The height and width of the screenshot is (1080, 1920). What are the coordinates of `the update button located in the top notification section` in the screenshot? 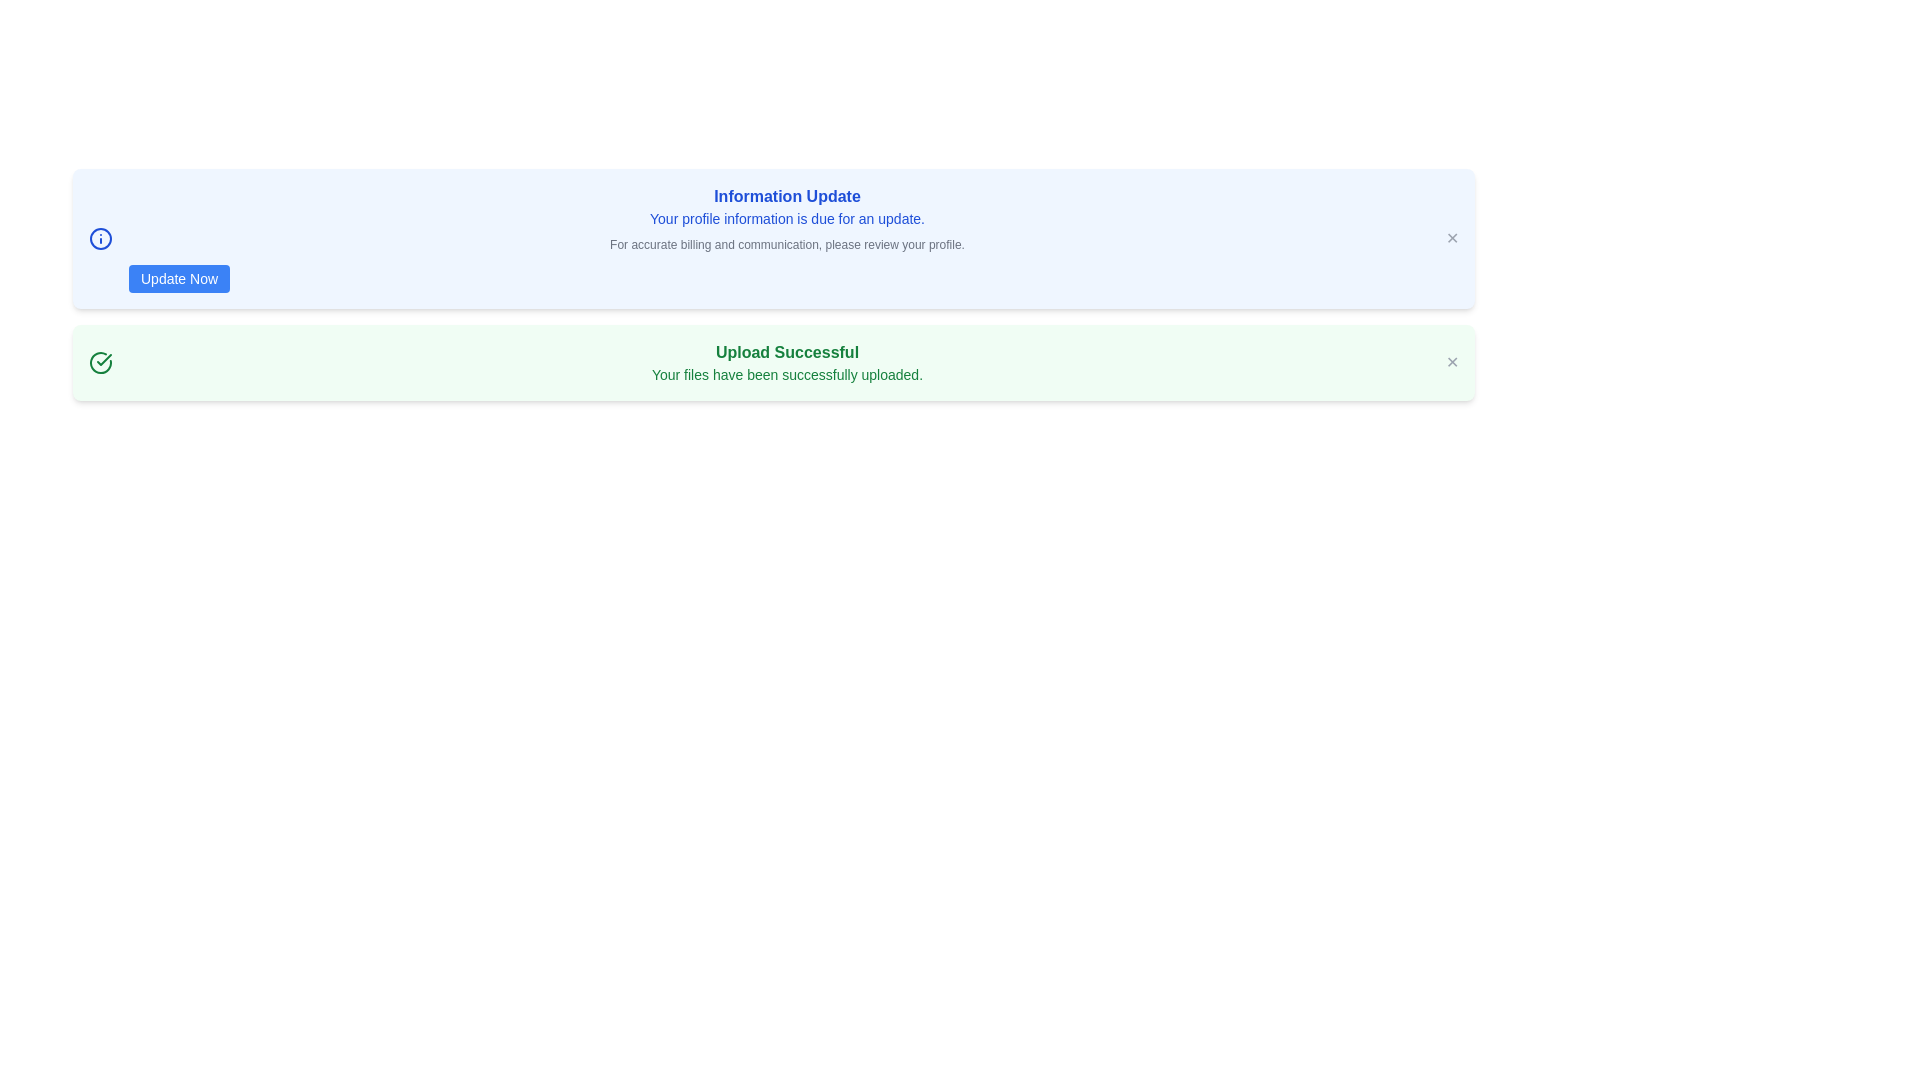 It's located at (179, 278).